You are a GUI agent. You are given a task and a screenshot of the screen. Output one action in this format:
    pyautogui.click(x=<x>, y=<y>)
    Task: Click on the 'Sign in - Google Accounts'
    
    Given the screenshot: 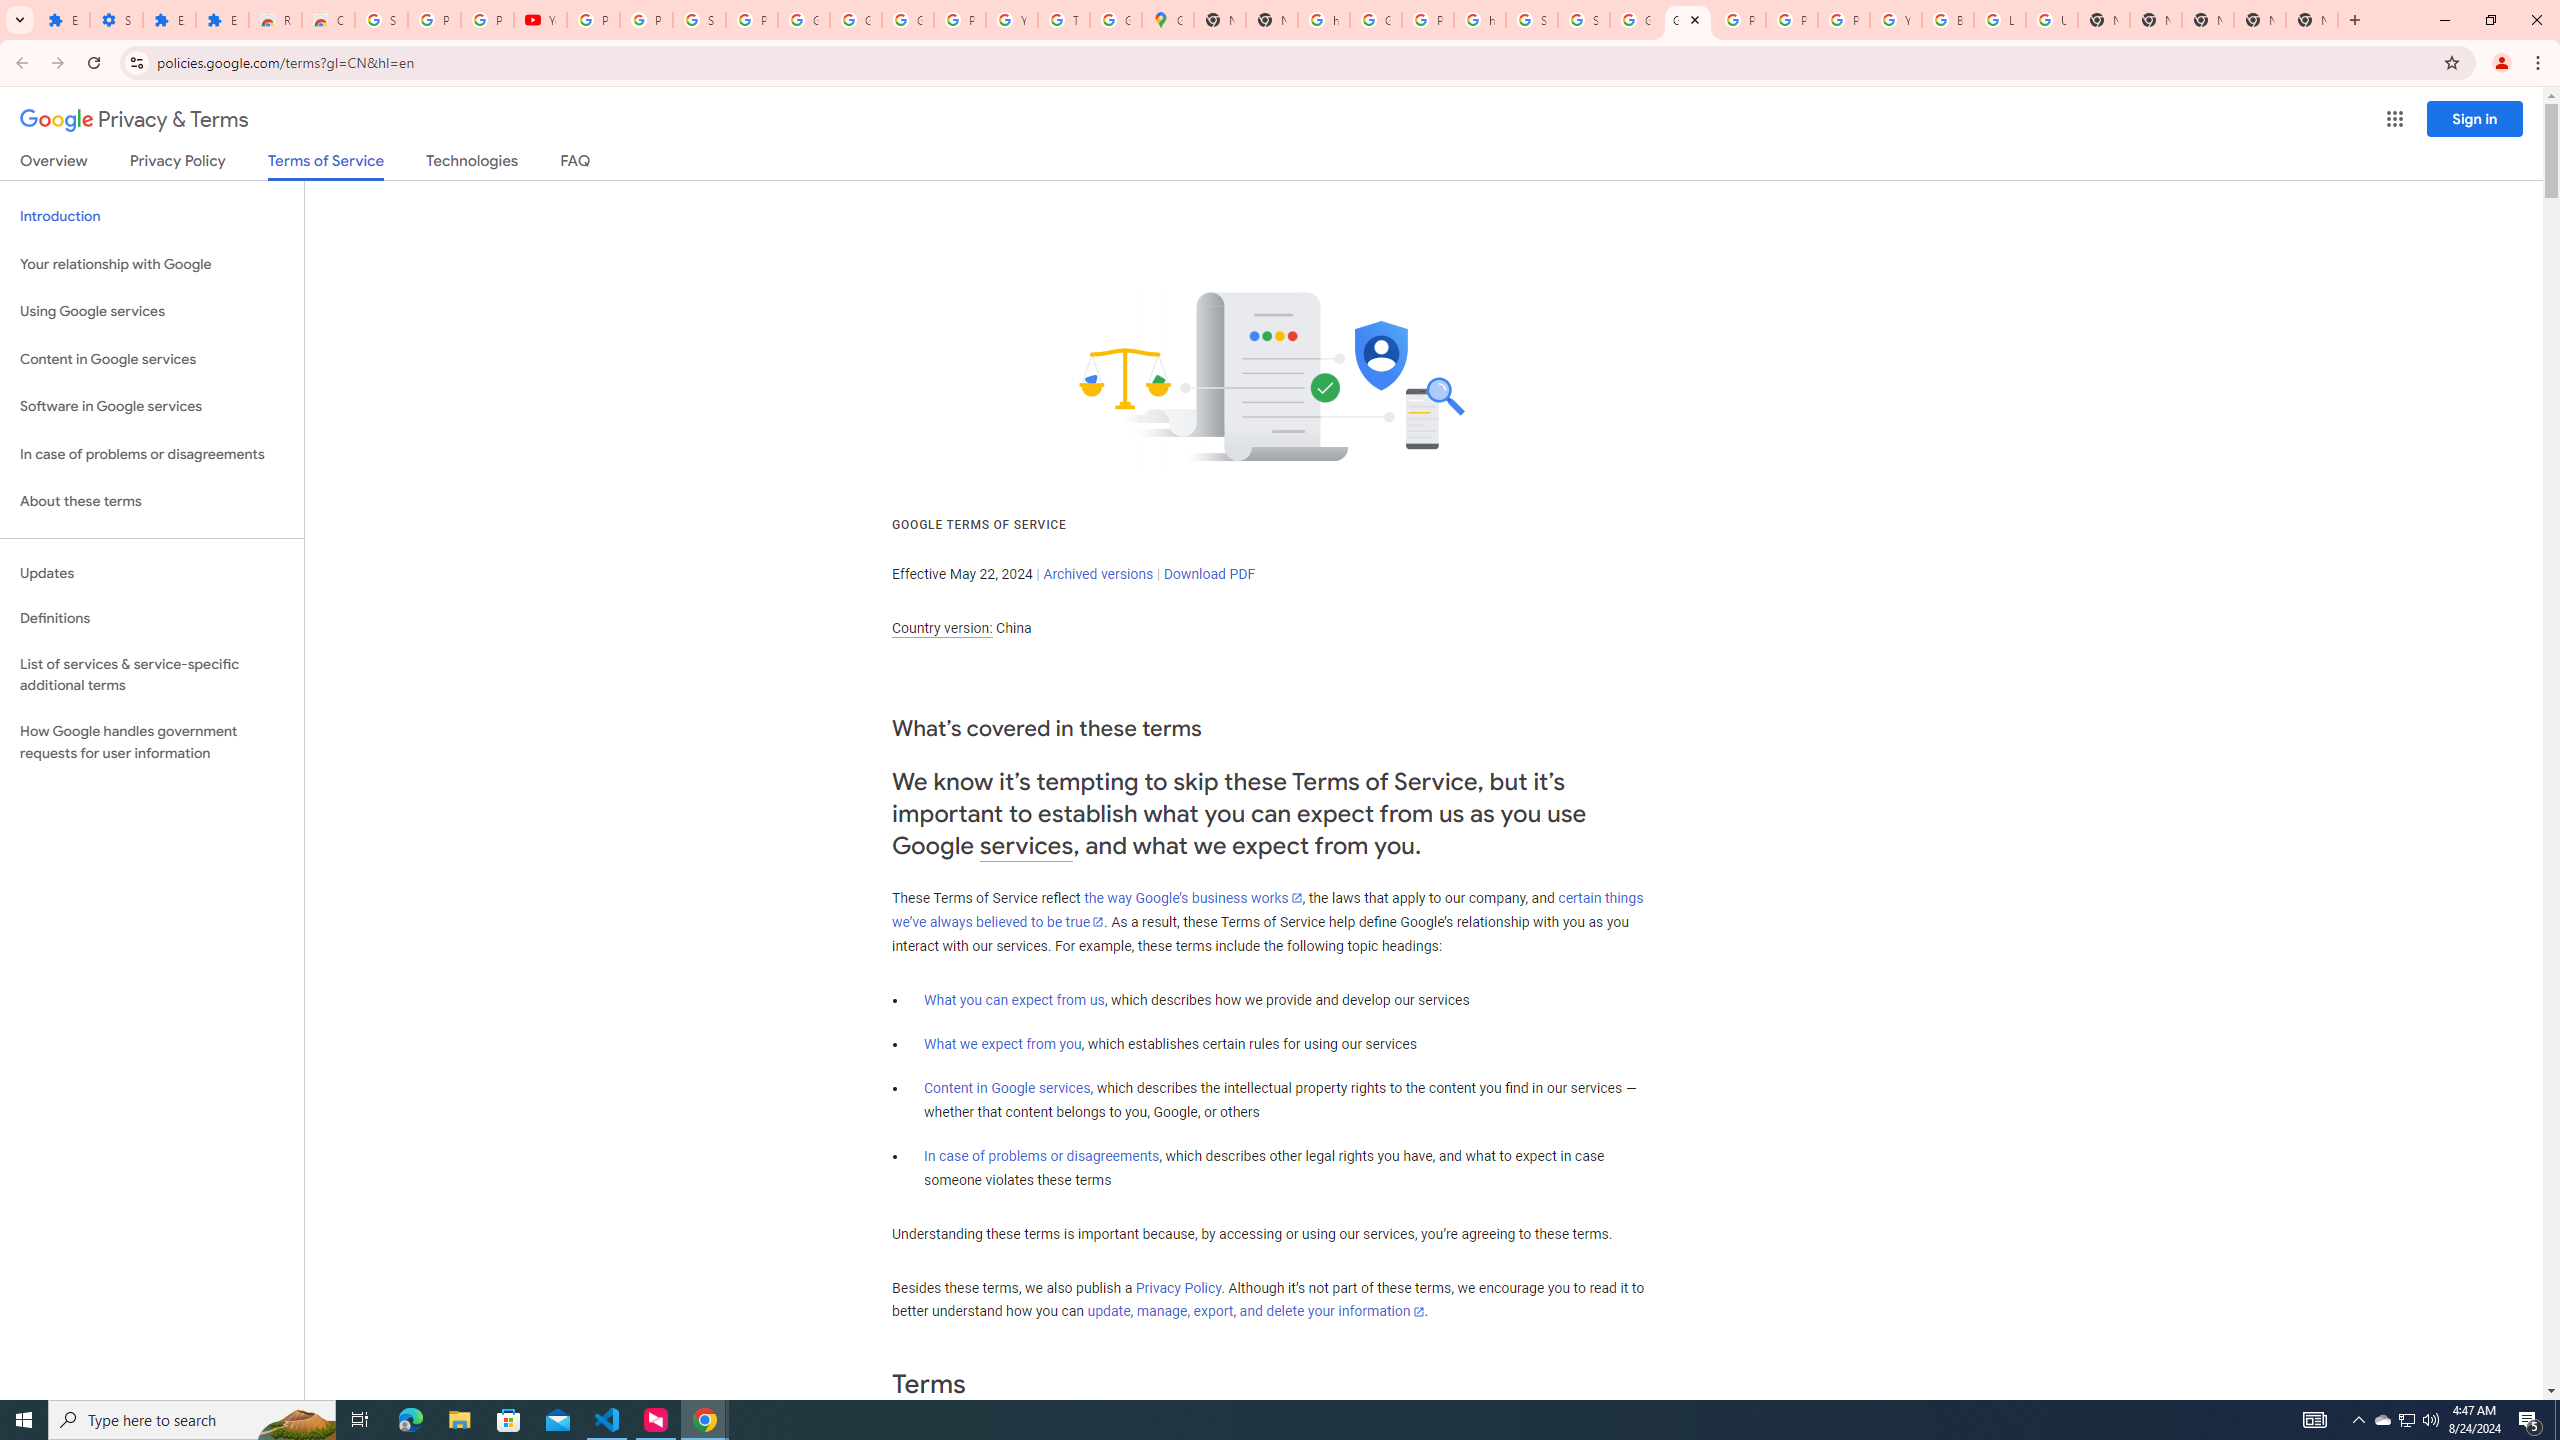 What is the action you would take?
    pyautogui.click(x=380, y=19)
    